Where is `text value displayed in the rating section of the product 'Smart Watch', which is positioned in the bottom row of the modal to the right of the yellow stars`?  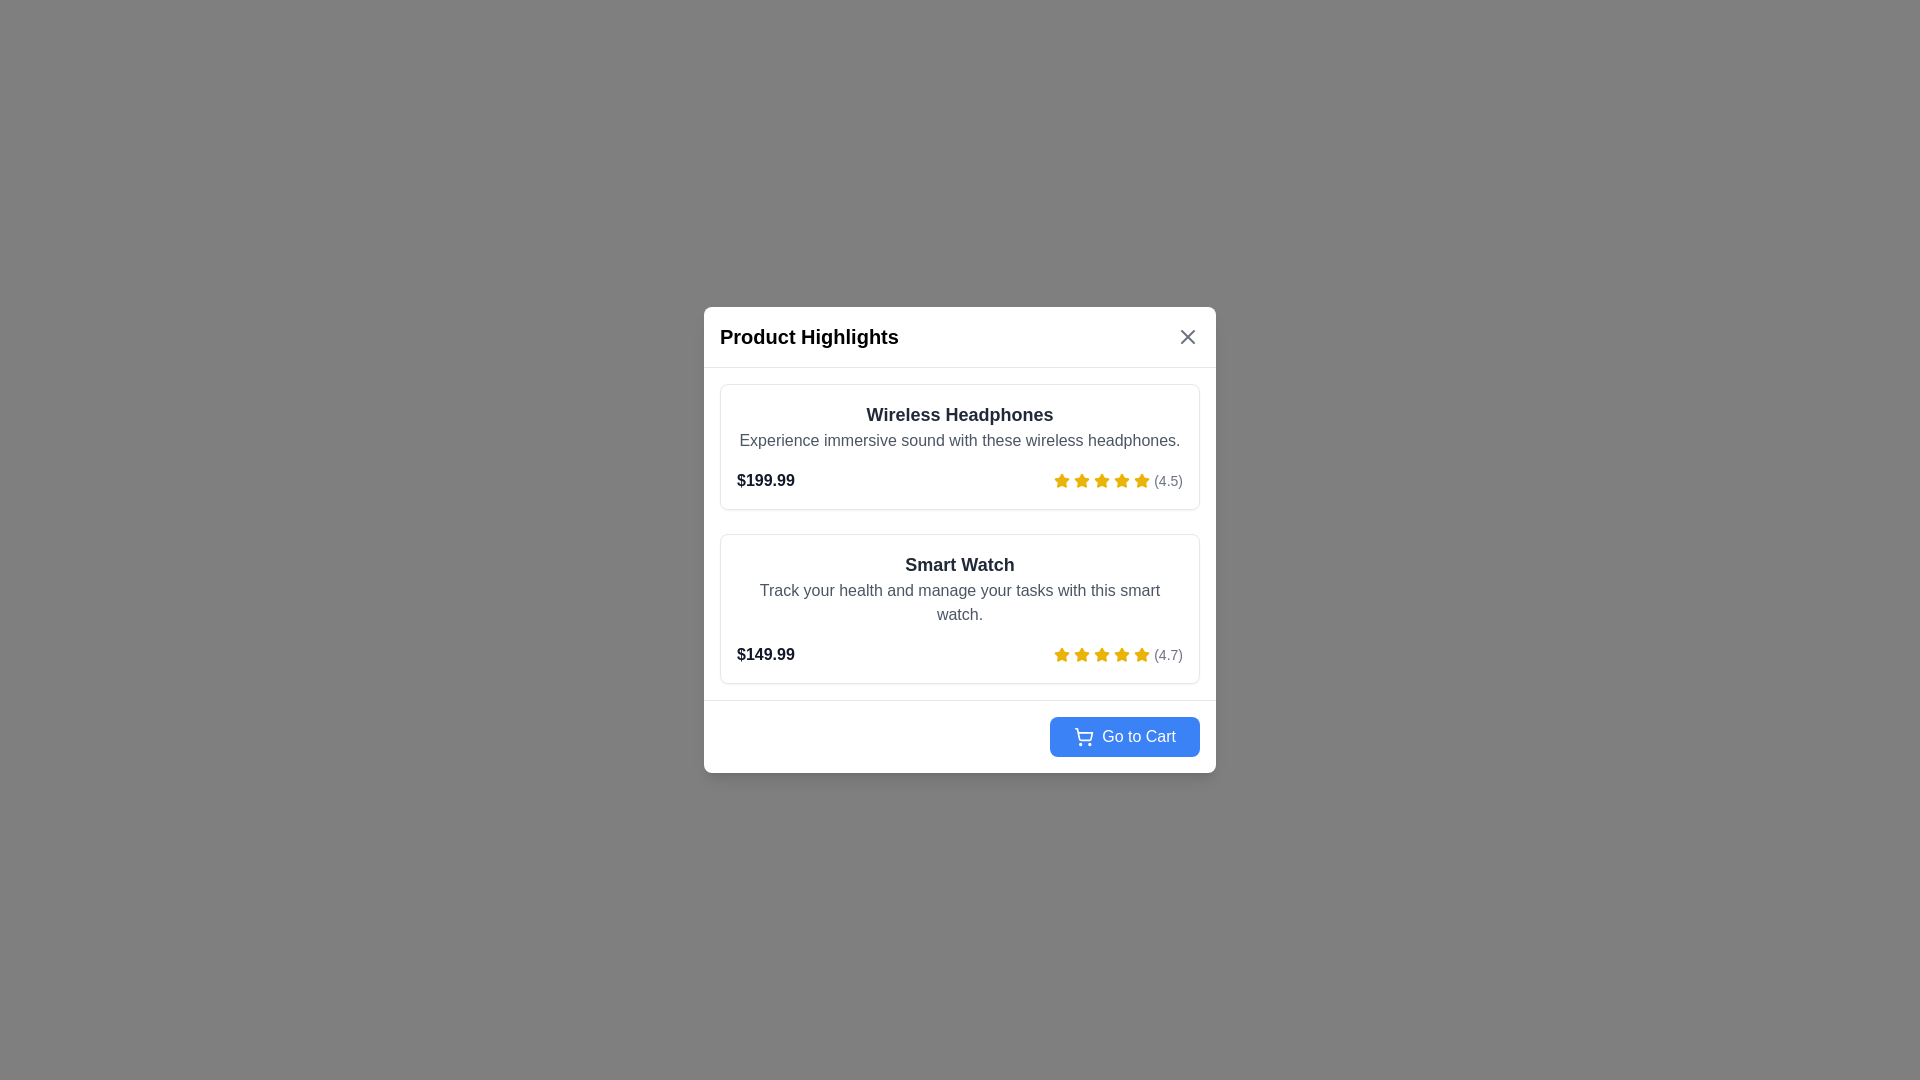 text value displayed in the rating section of the product 'Smart Watch', which is positioned in the bottom row of the modal to the right of the yellow stars is located at coordinates (1168, 655).